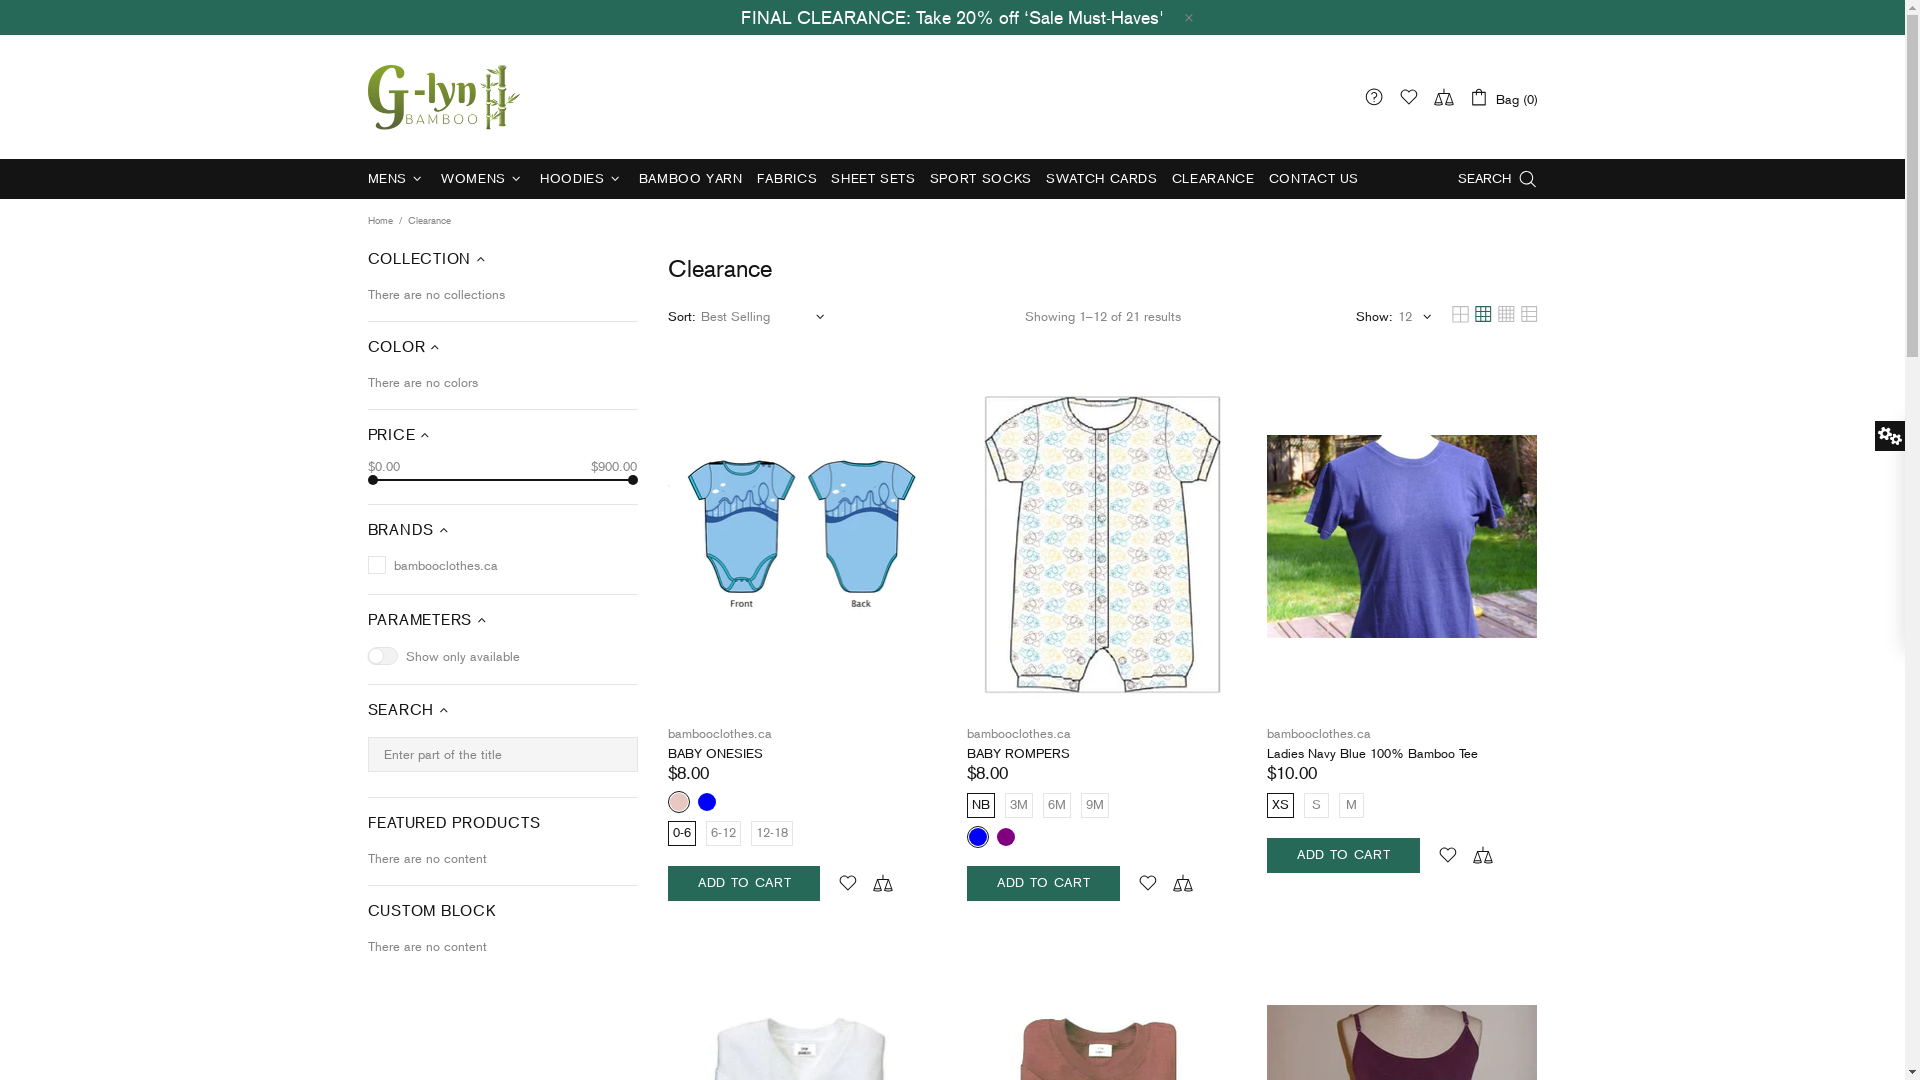 This screenshot has width=1920, height=1080. Describe the element at coordinates (1018, 753) in the screenshot. I see `'BABY ROMPERS'` at that location.